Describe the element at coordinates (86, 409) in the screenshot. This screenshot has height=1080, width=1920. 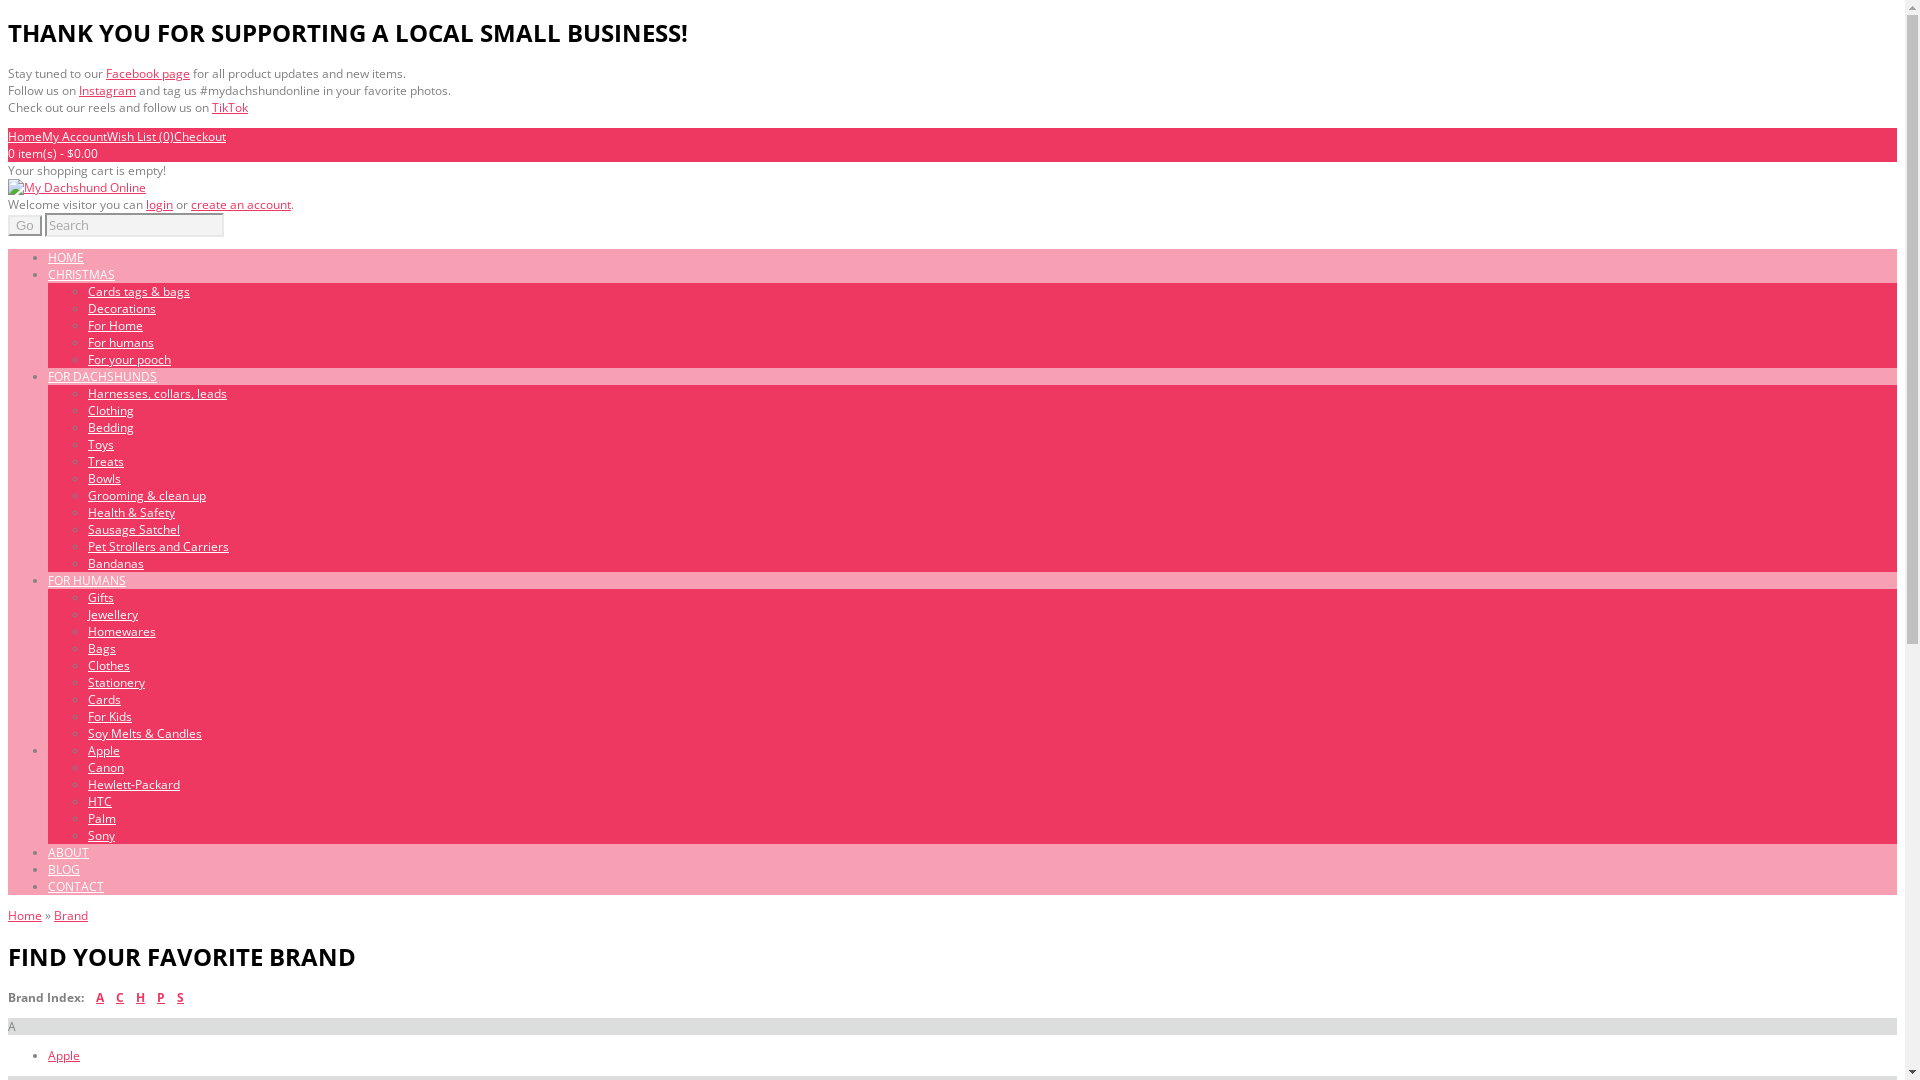
I see `'Clothing'` at that location.